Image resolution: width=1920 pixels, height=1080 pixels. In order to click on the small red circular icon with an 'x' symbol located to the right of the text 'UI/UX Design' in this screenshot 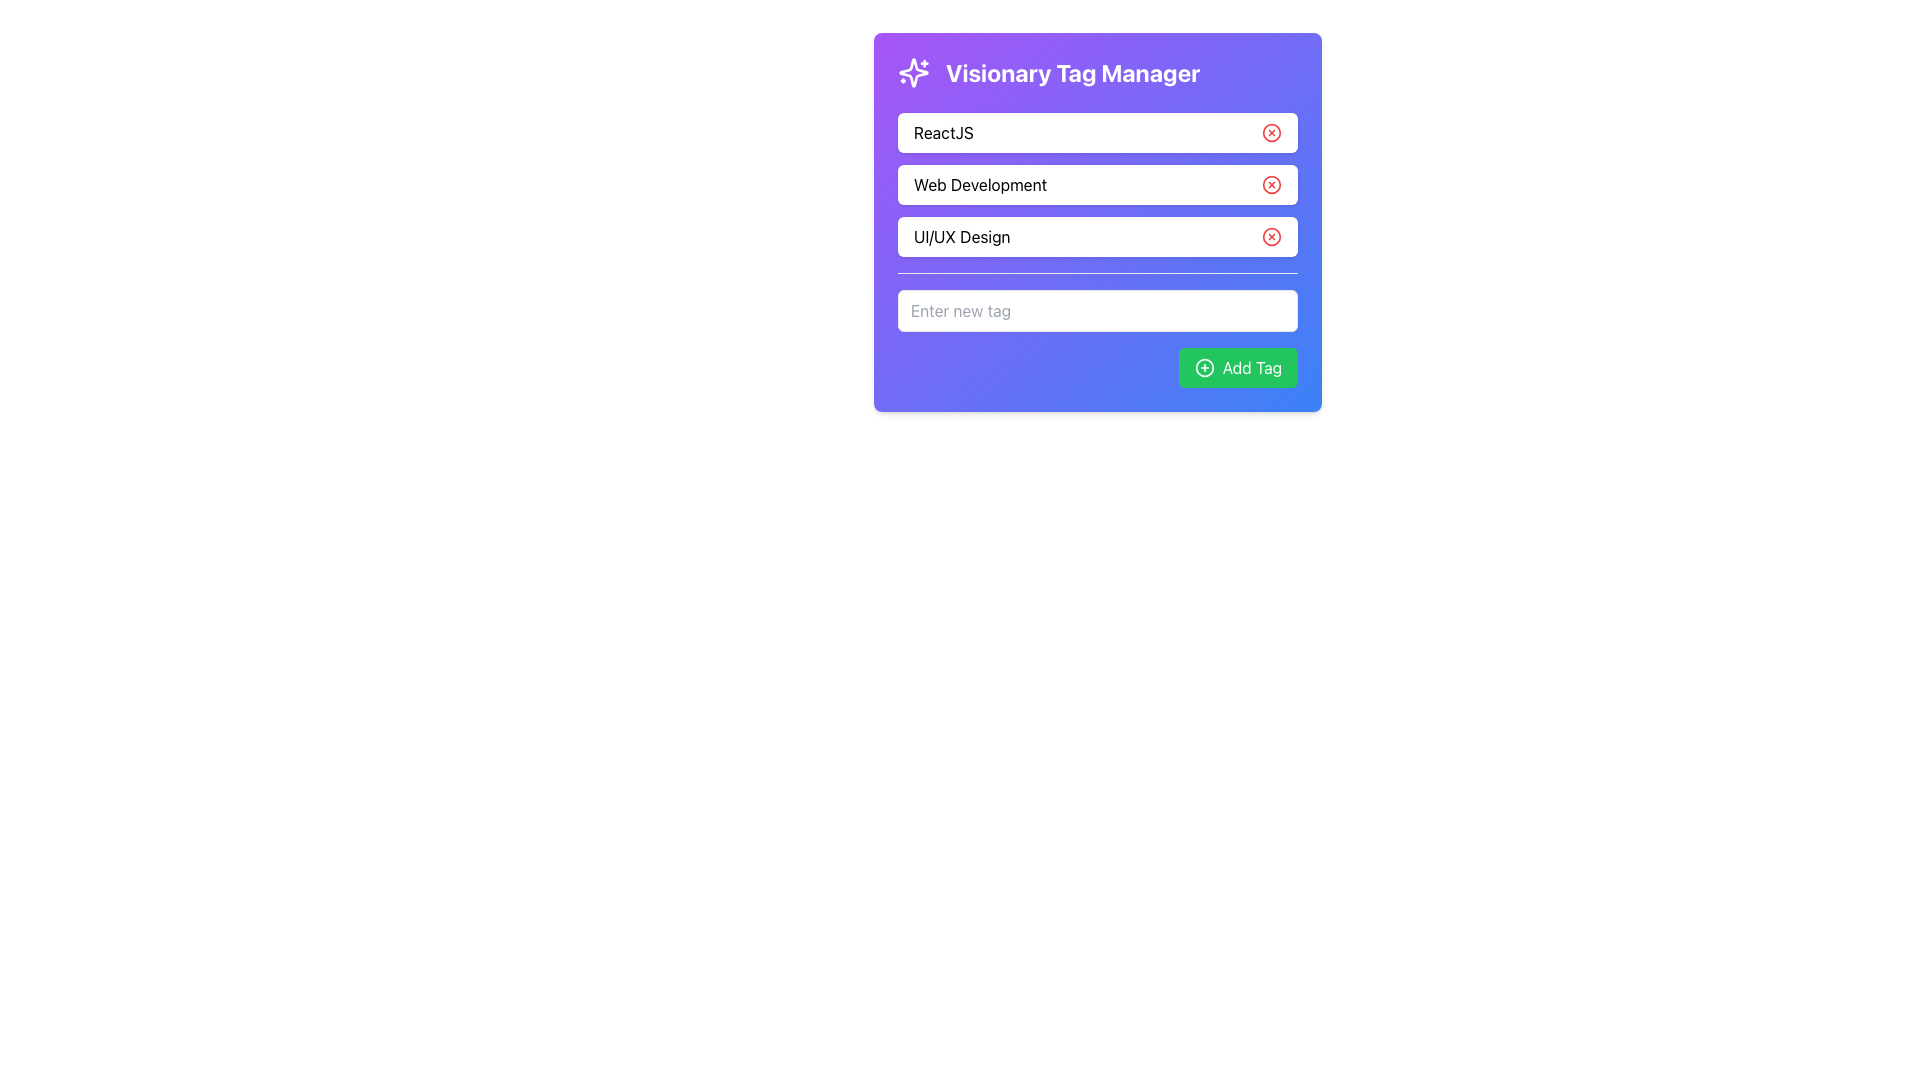, I will do `click(1271, 235)`.